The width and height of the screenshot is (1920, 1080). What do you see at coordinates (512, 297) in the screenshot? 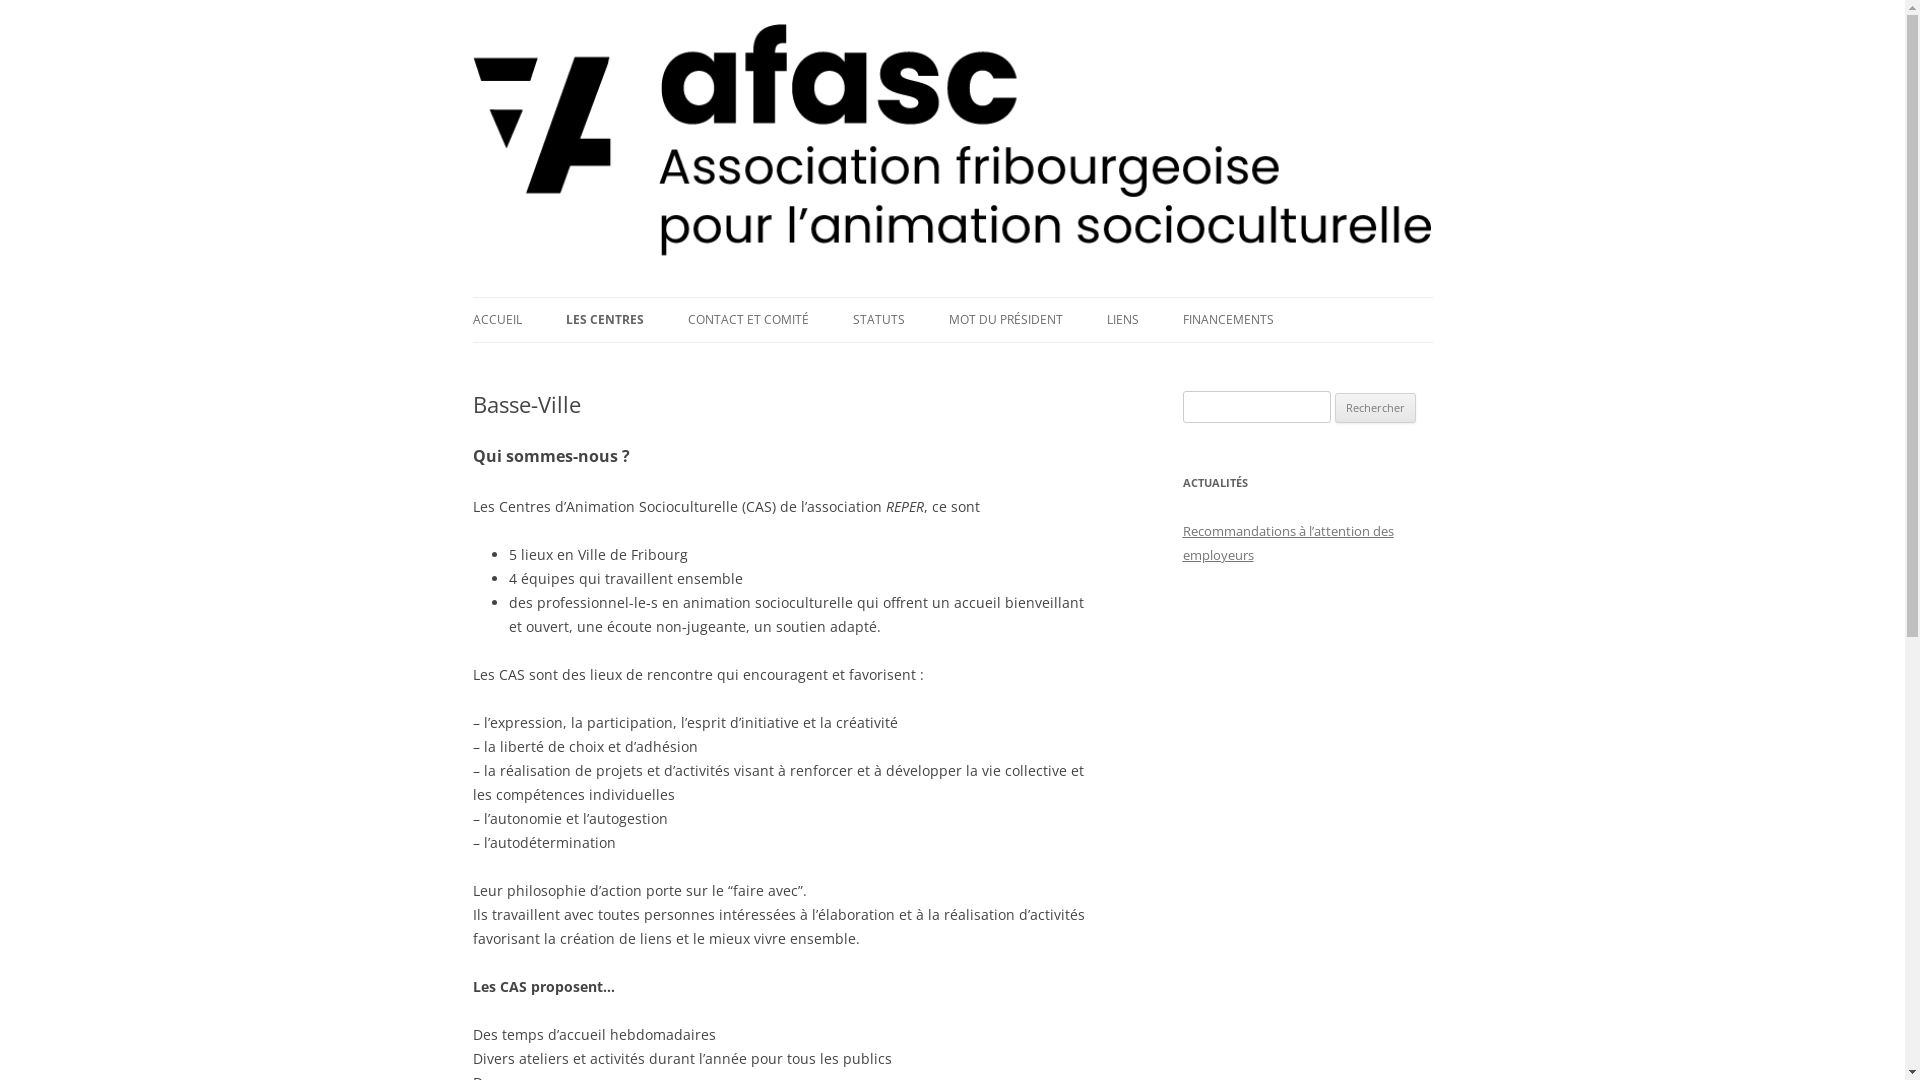
I see `'AFASC'` at bounding box center [512, 297].